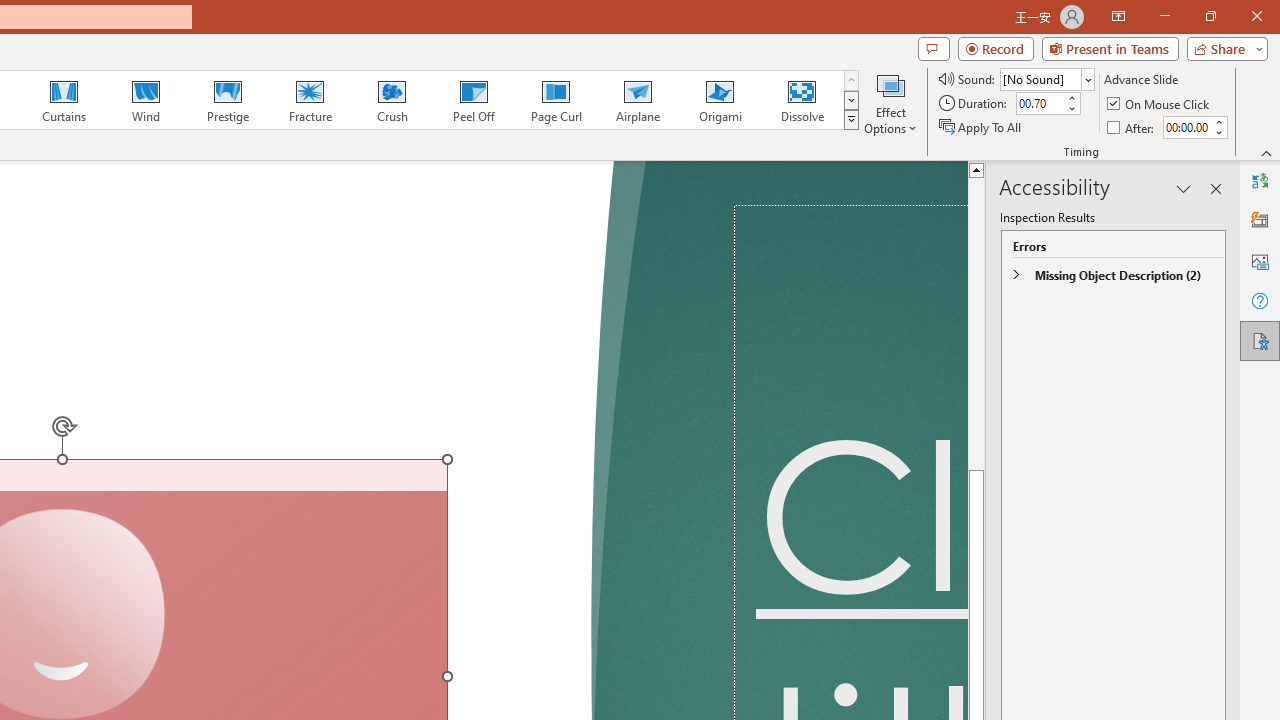  What do you see at coordinates (1159, 103) in the screenshot?
I see `'On Mouse Click'` at bounding box center [1159, 103].